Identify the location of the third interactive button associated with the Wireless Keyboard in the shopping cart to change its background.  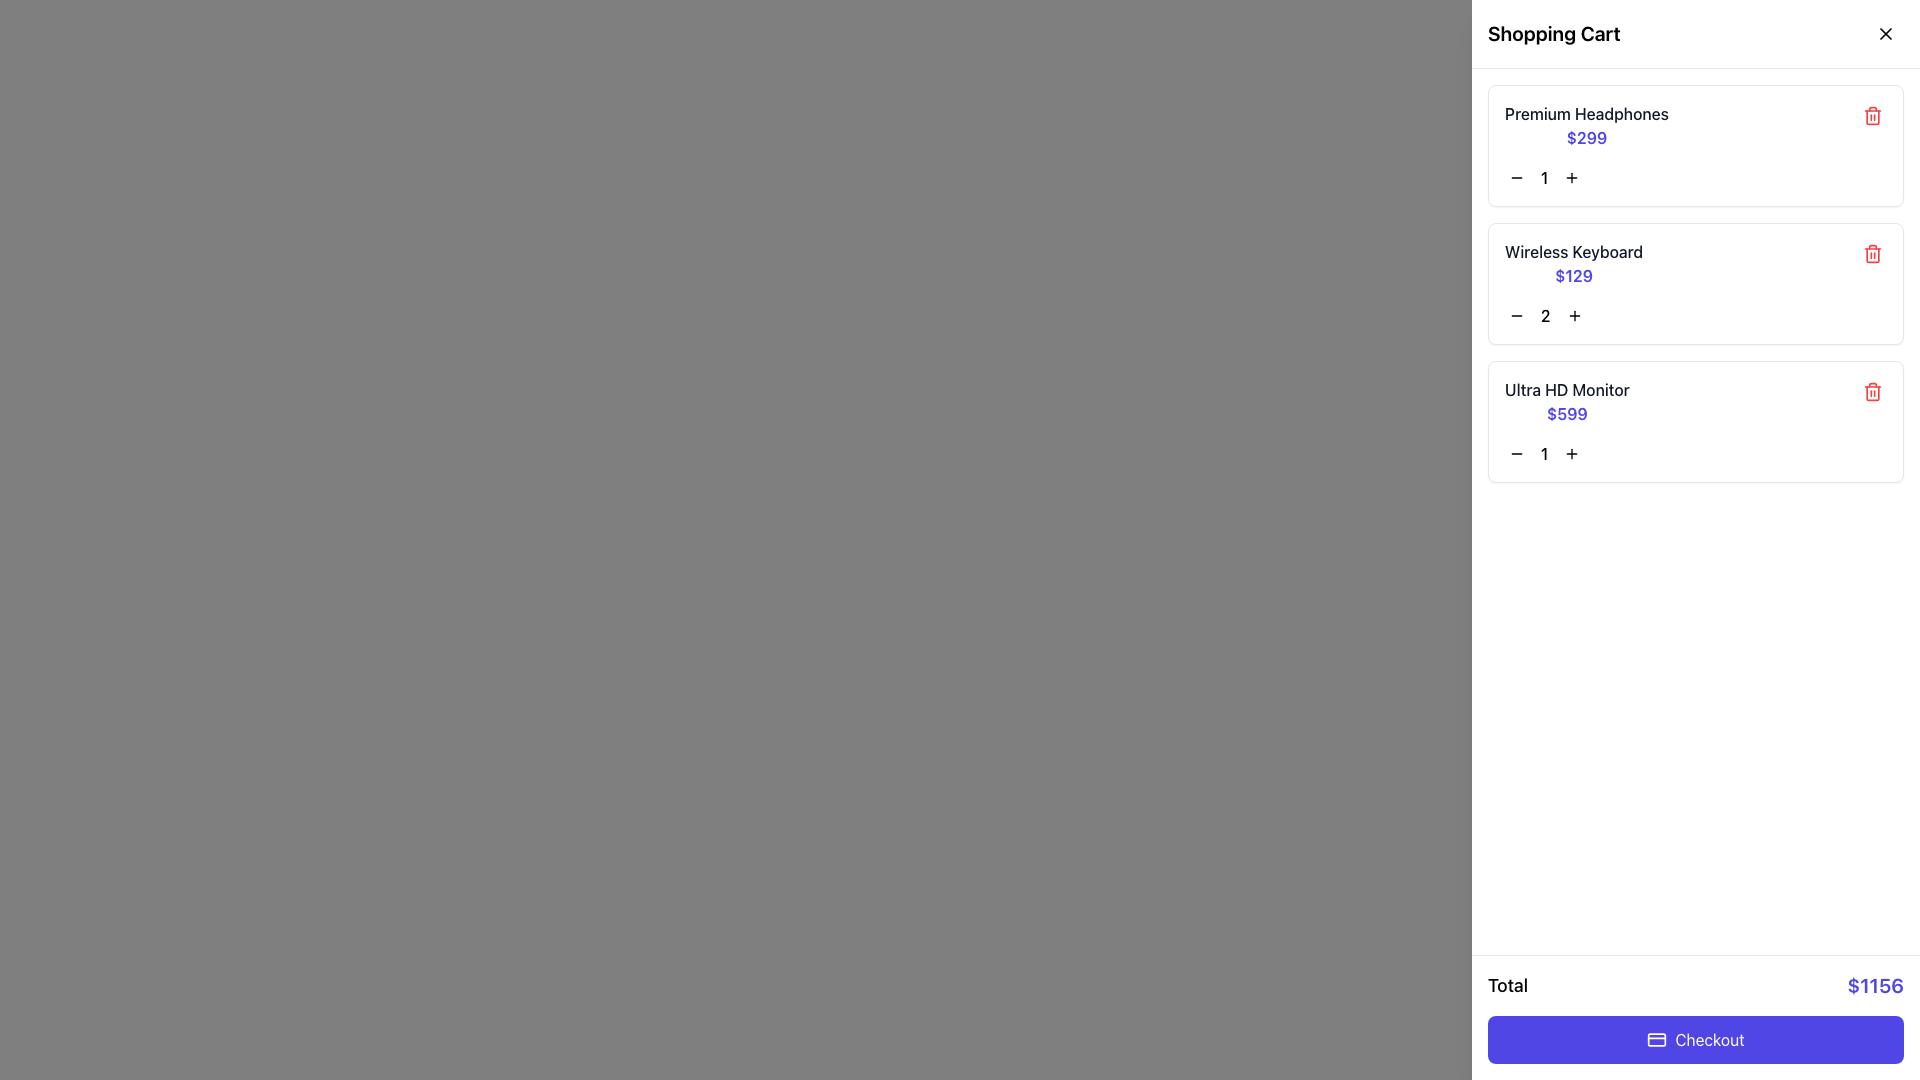
(1573, 315).